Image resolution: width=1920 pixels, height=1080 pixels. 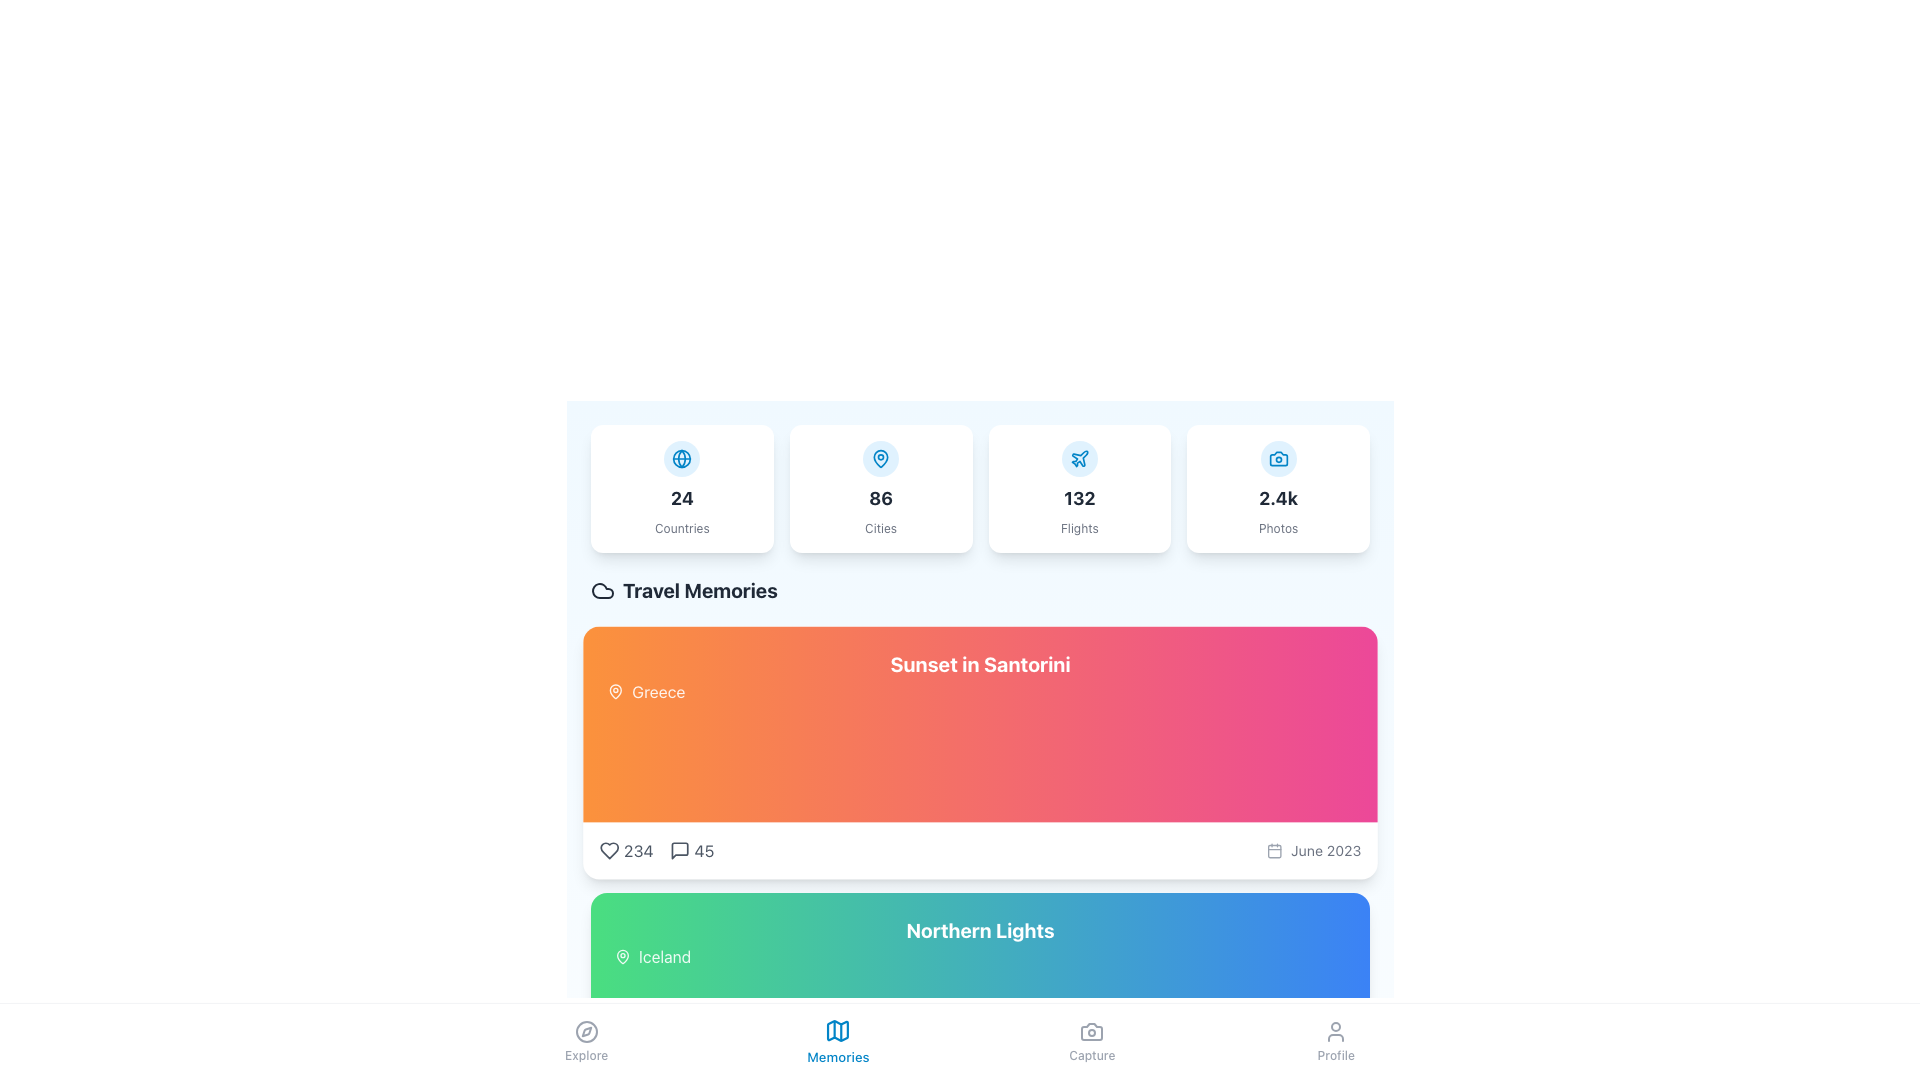 What do you see at coordinates (704, 850) in the screenshot?
I see `the static text display showing the number '45', which is located beneath the 'Sunset in Santorini' section in the 'Travel Memories' group, to the right of the speech bubble icon` at bounding box center [704, 850].